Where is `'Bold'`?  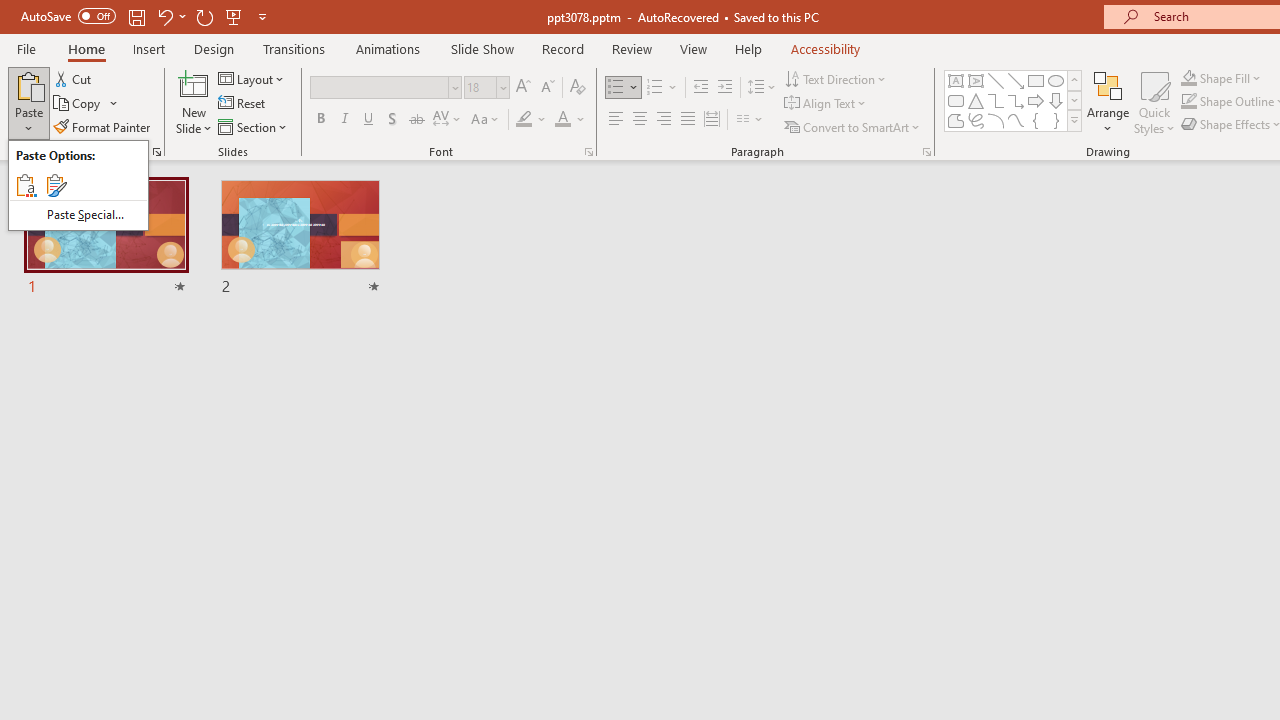
'Bold' is located at coordinates (320, 119).